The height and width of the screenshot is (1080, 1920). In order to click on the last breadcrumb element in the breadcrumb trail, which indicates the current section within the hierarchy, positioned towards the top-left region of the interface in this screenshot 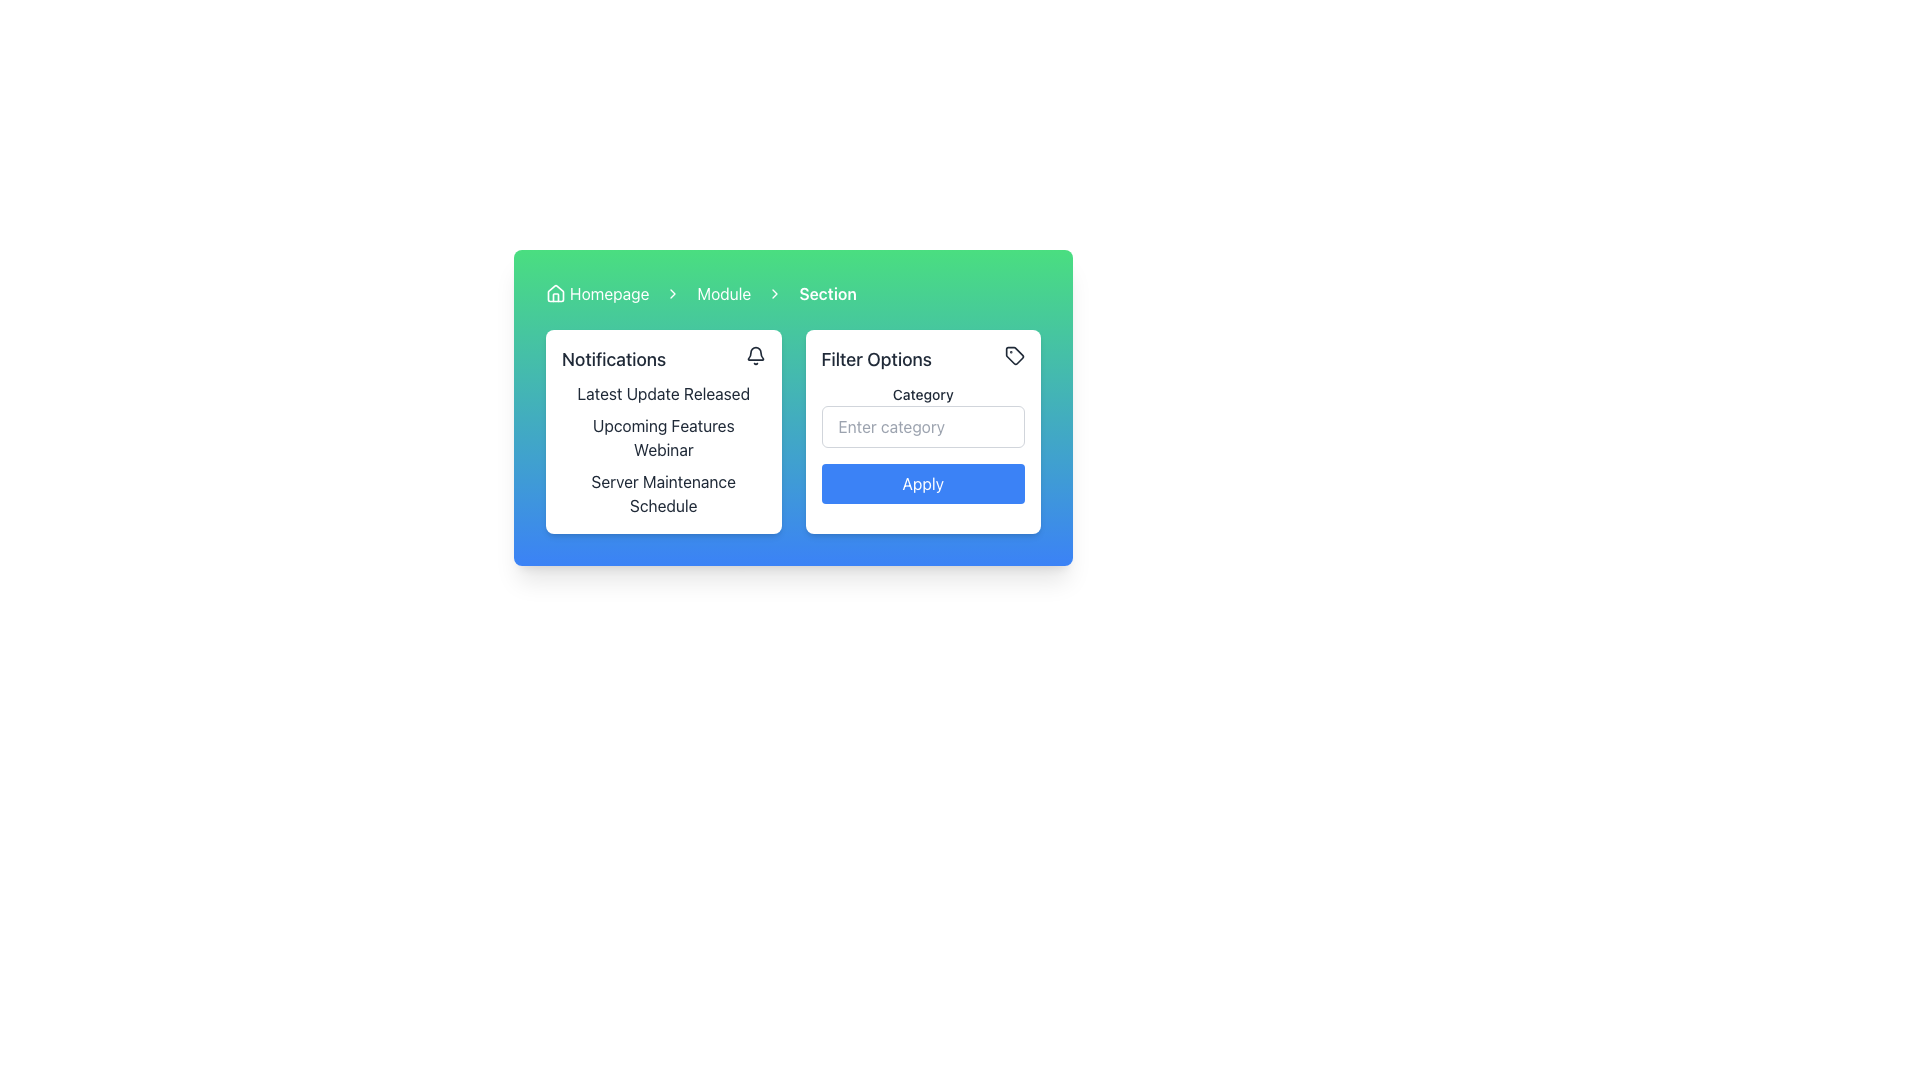, I will do `click(828, 293)`.